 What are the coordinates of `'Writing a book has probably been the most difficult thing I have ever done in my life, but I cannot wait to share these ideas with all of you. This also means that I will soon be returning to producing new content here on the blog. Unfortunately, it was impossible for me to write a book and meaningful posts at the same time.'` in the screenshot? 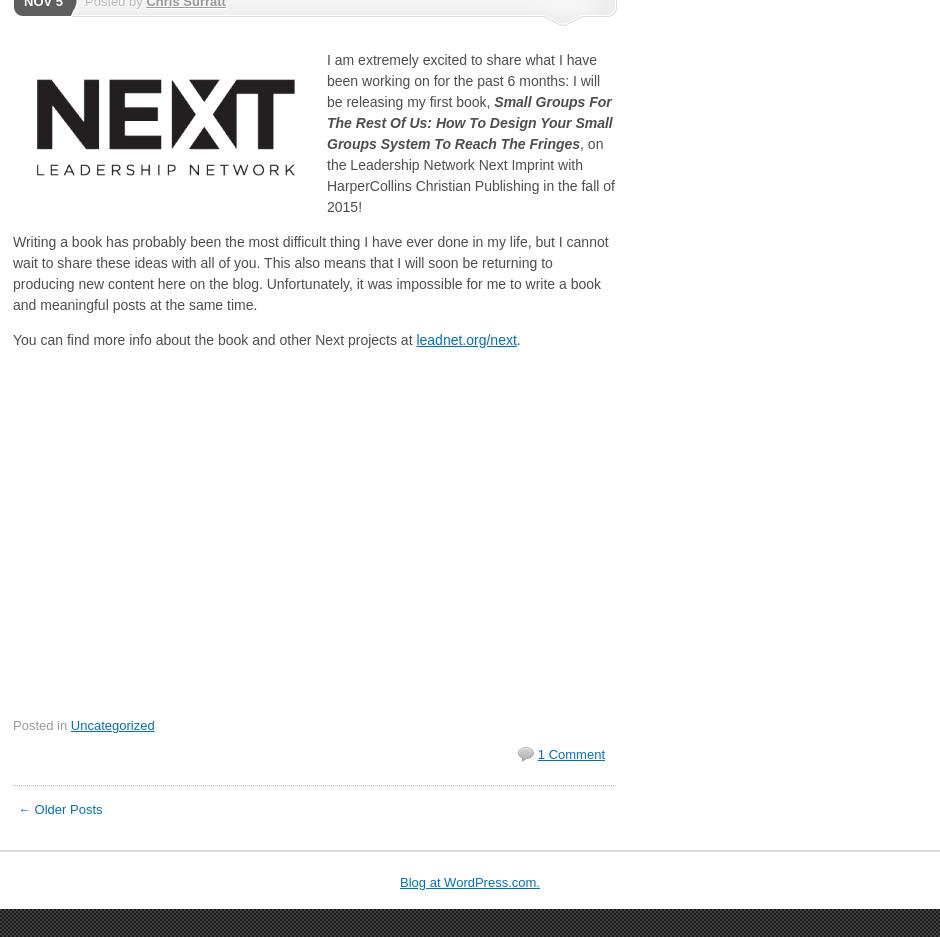 It's located at (309, 273).